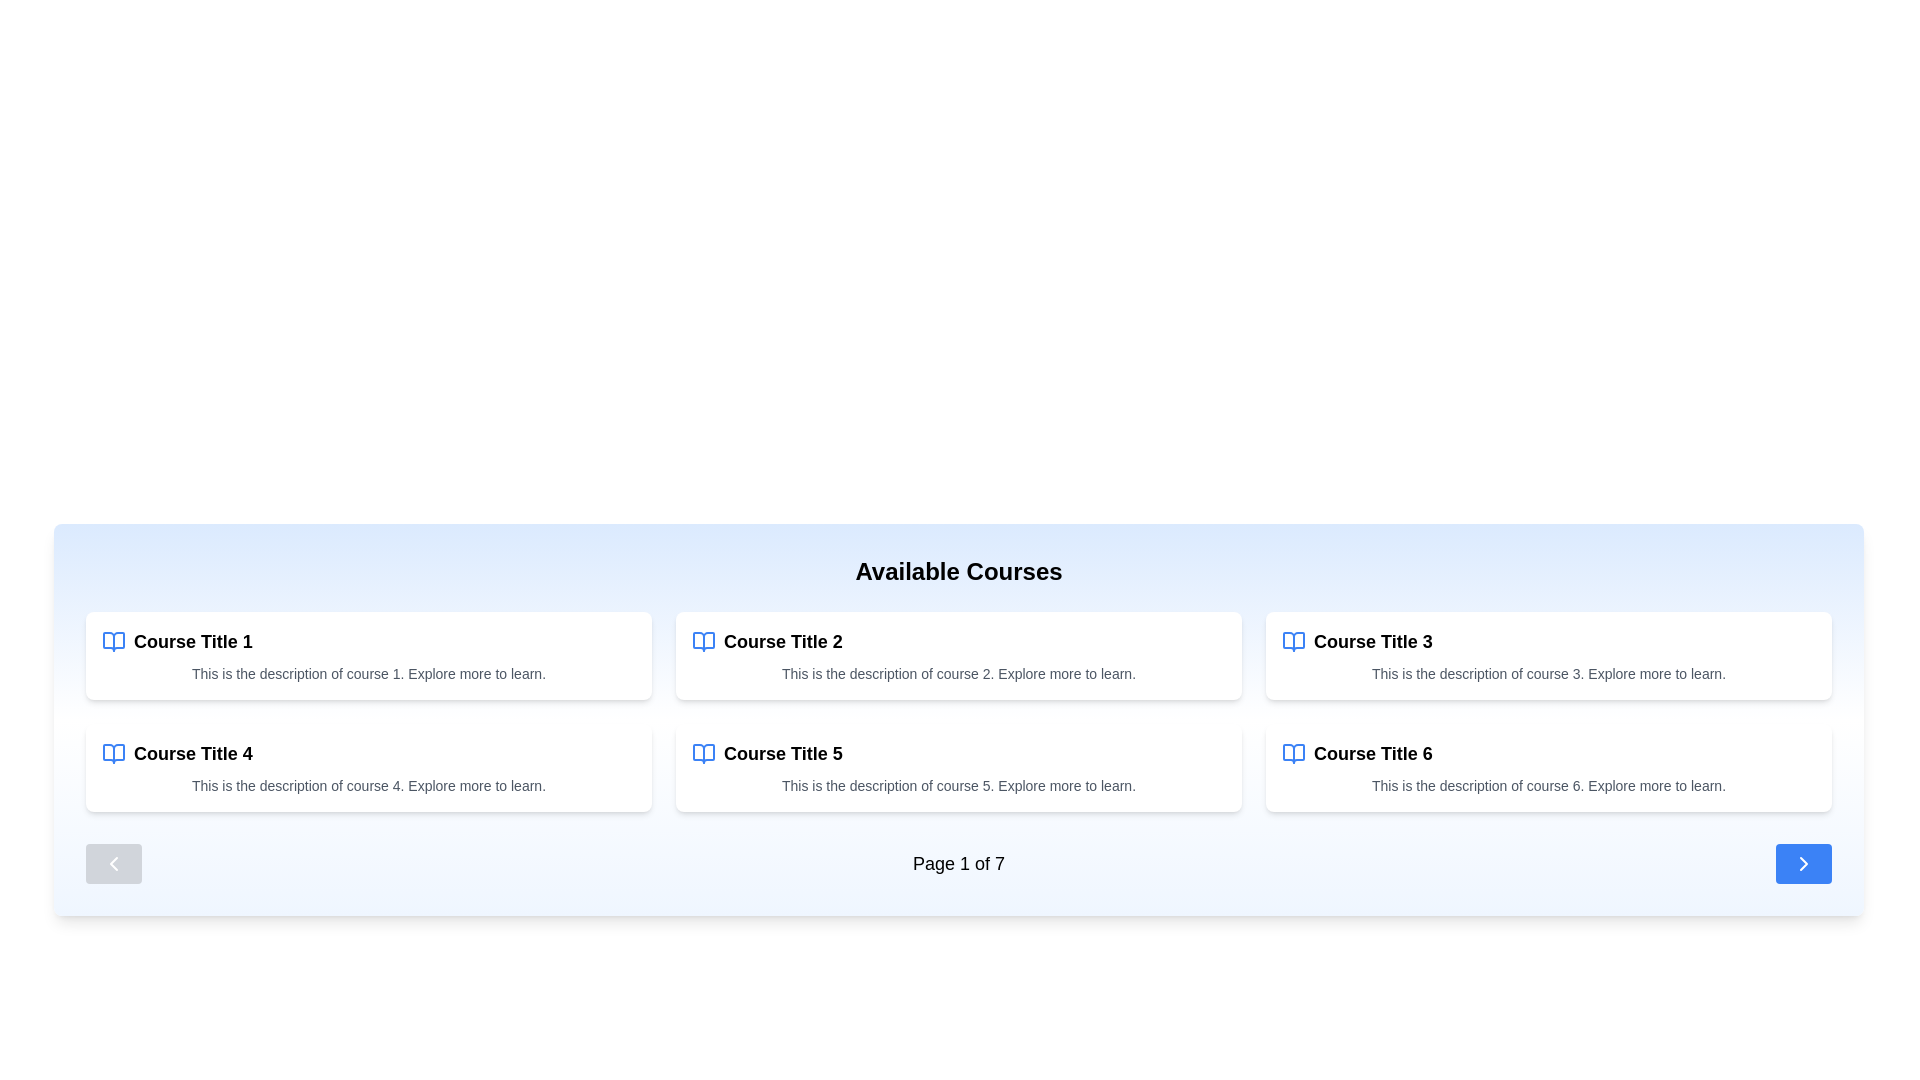 The image size is (1920, 1080). Describe the element at coordinates (704, 641) in the screenshot. I see `the decorative icon representing the course content type for 'Course Title 2', located at the top-left corner of the card adjacent to the course title text` at that location.